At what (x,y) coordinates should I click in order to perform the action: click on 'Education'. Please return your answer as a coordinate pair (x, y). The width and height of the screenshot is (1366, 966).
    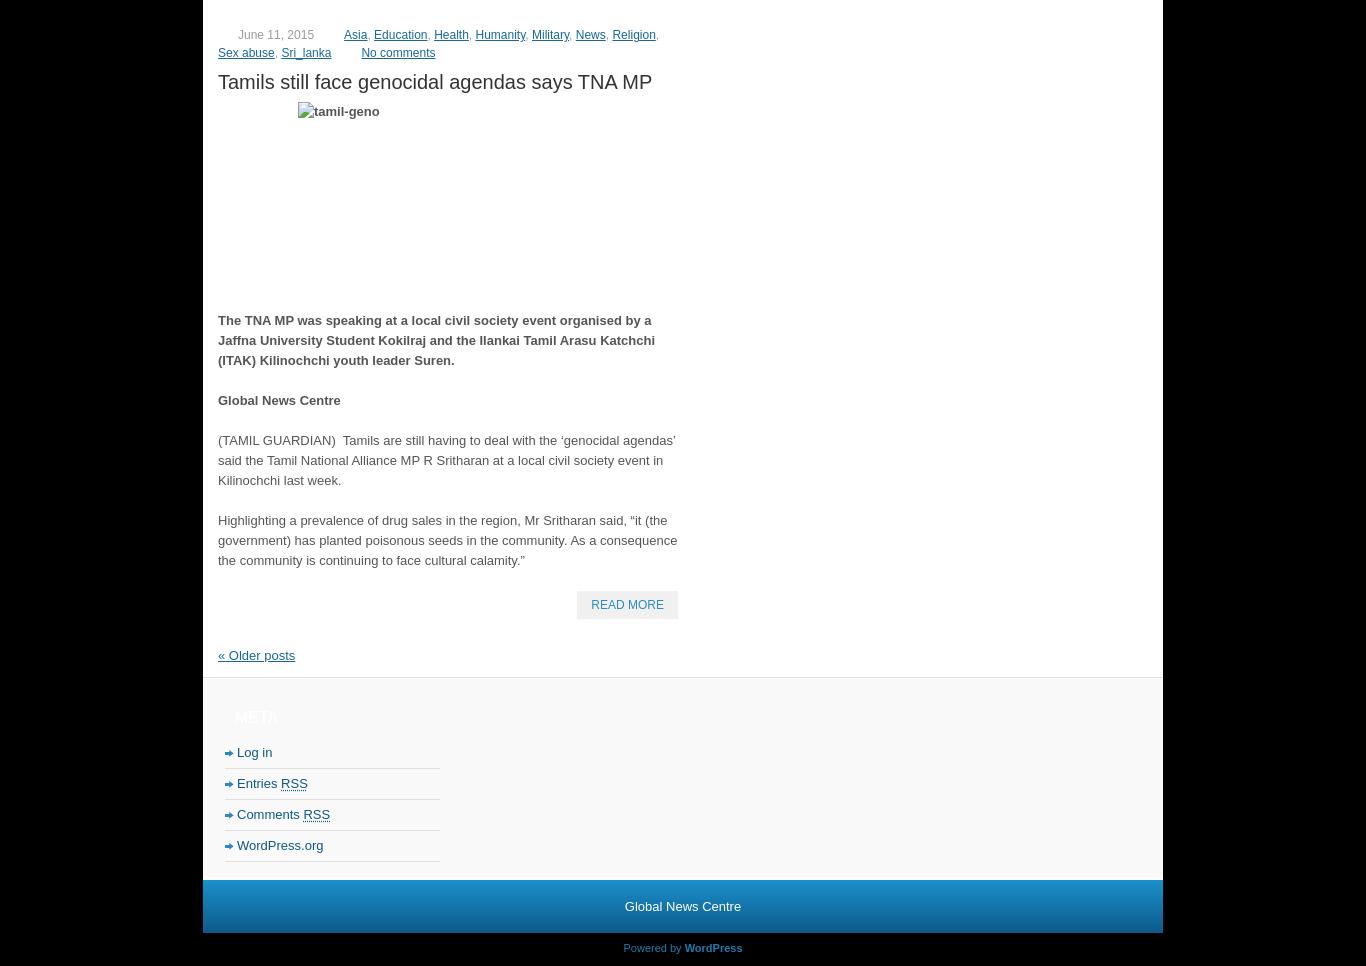
    Looking at the image, I should click on (399, 33).